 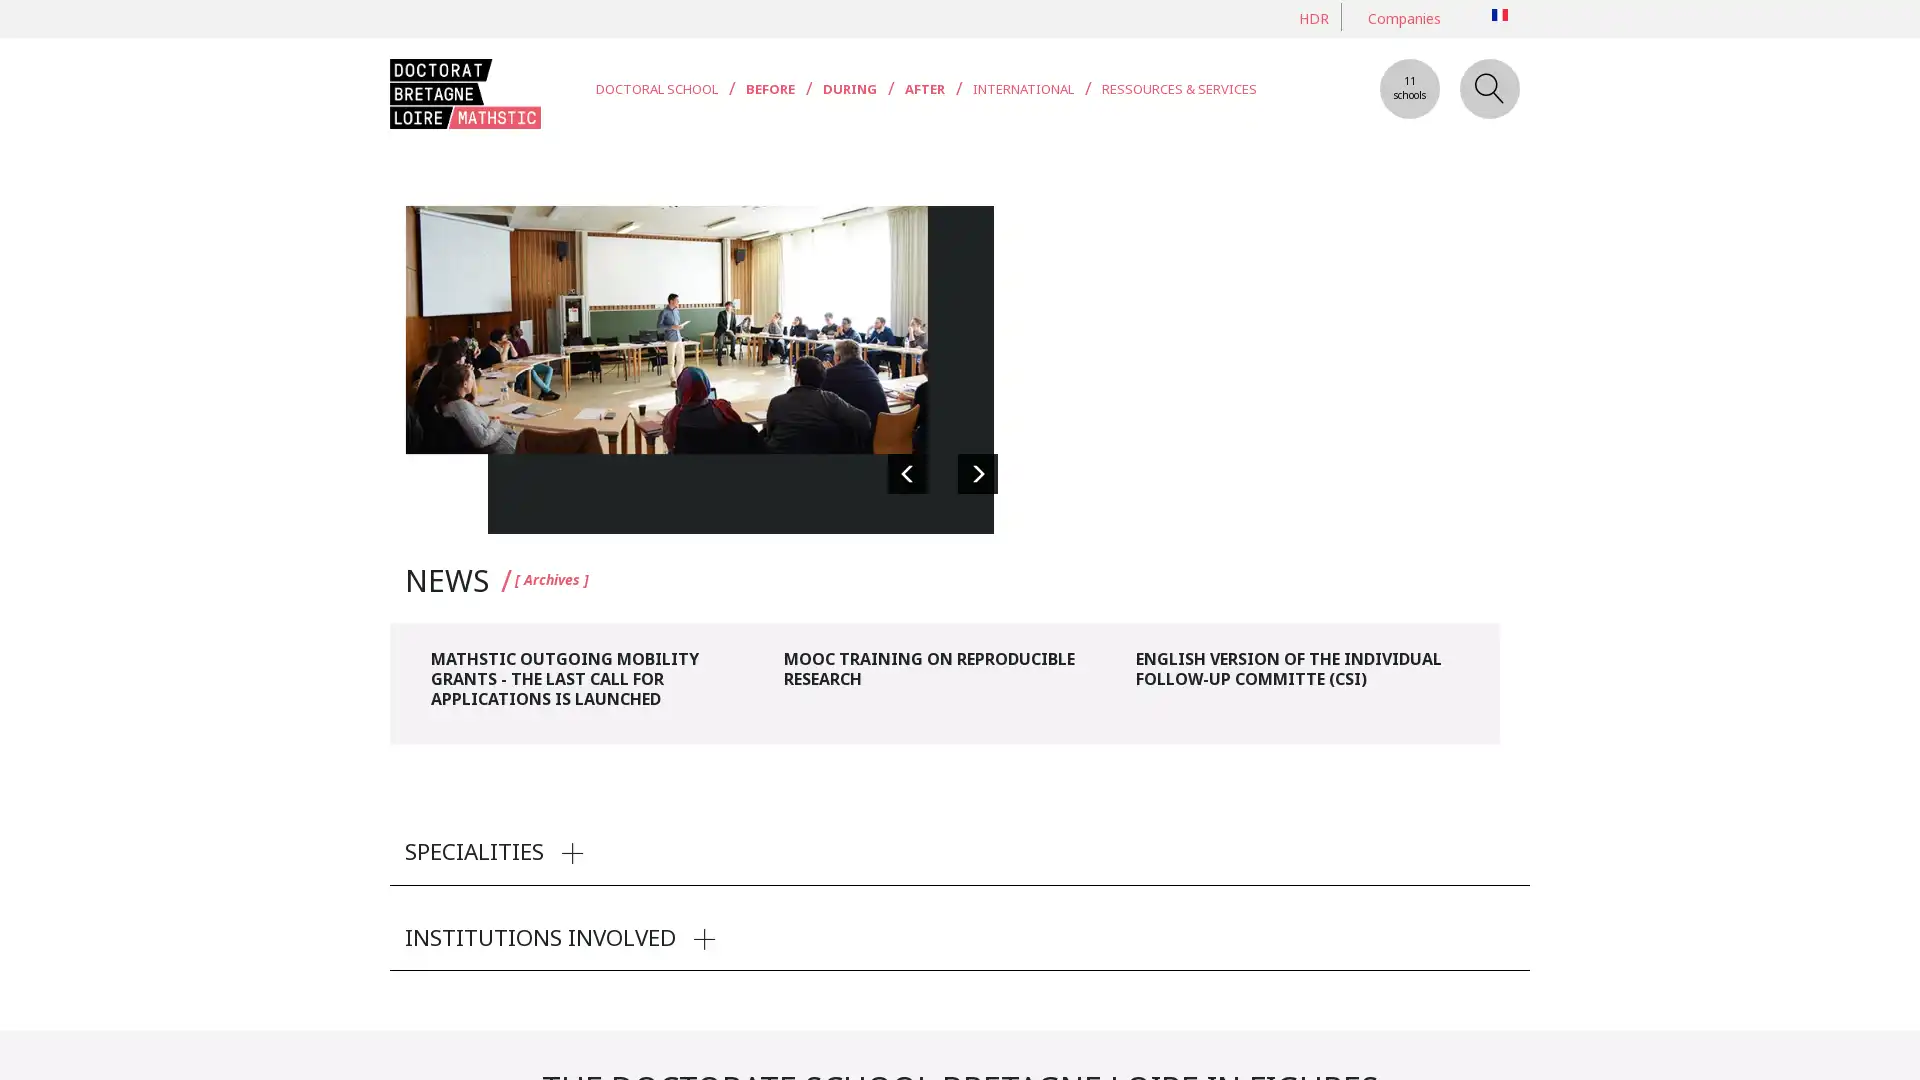 I want to click on Precedente, so click(x=906, y=473).